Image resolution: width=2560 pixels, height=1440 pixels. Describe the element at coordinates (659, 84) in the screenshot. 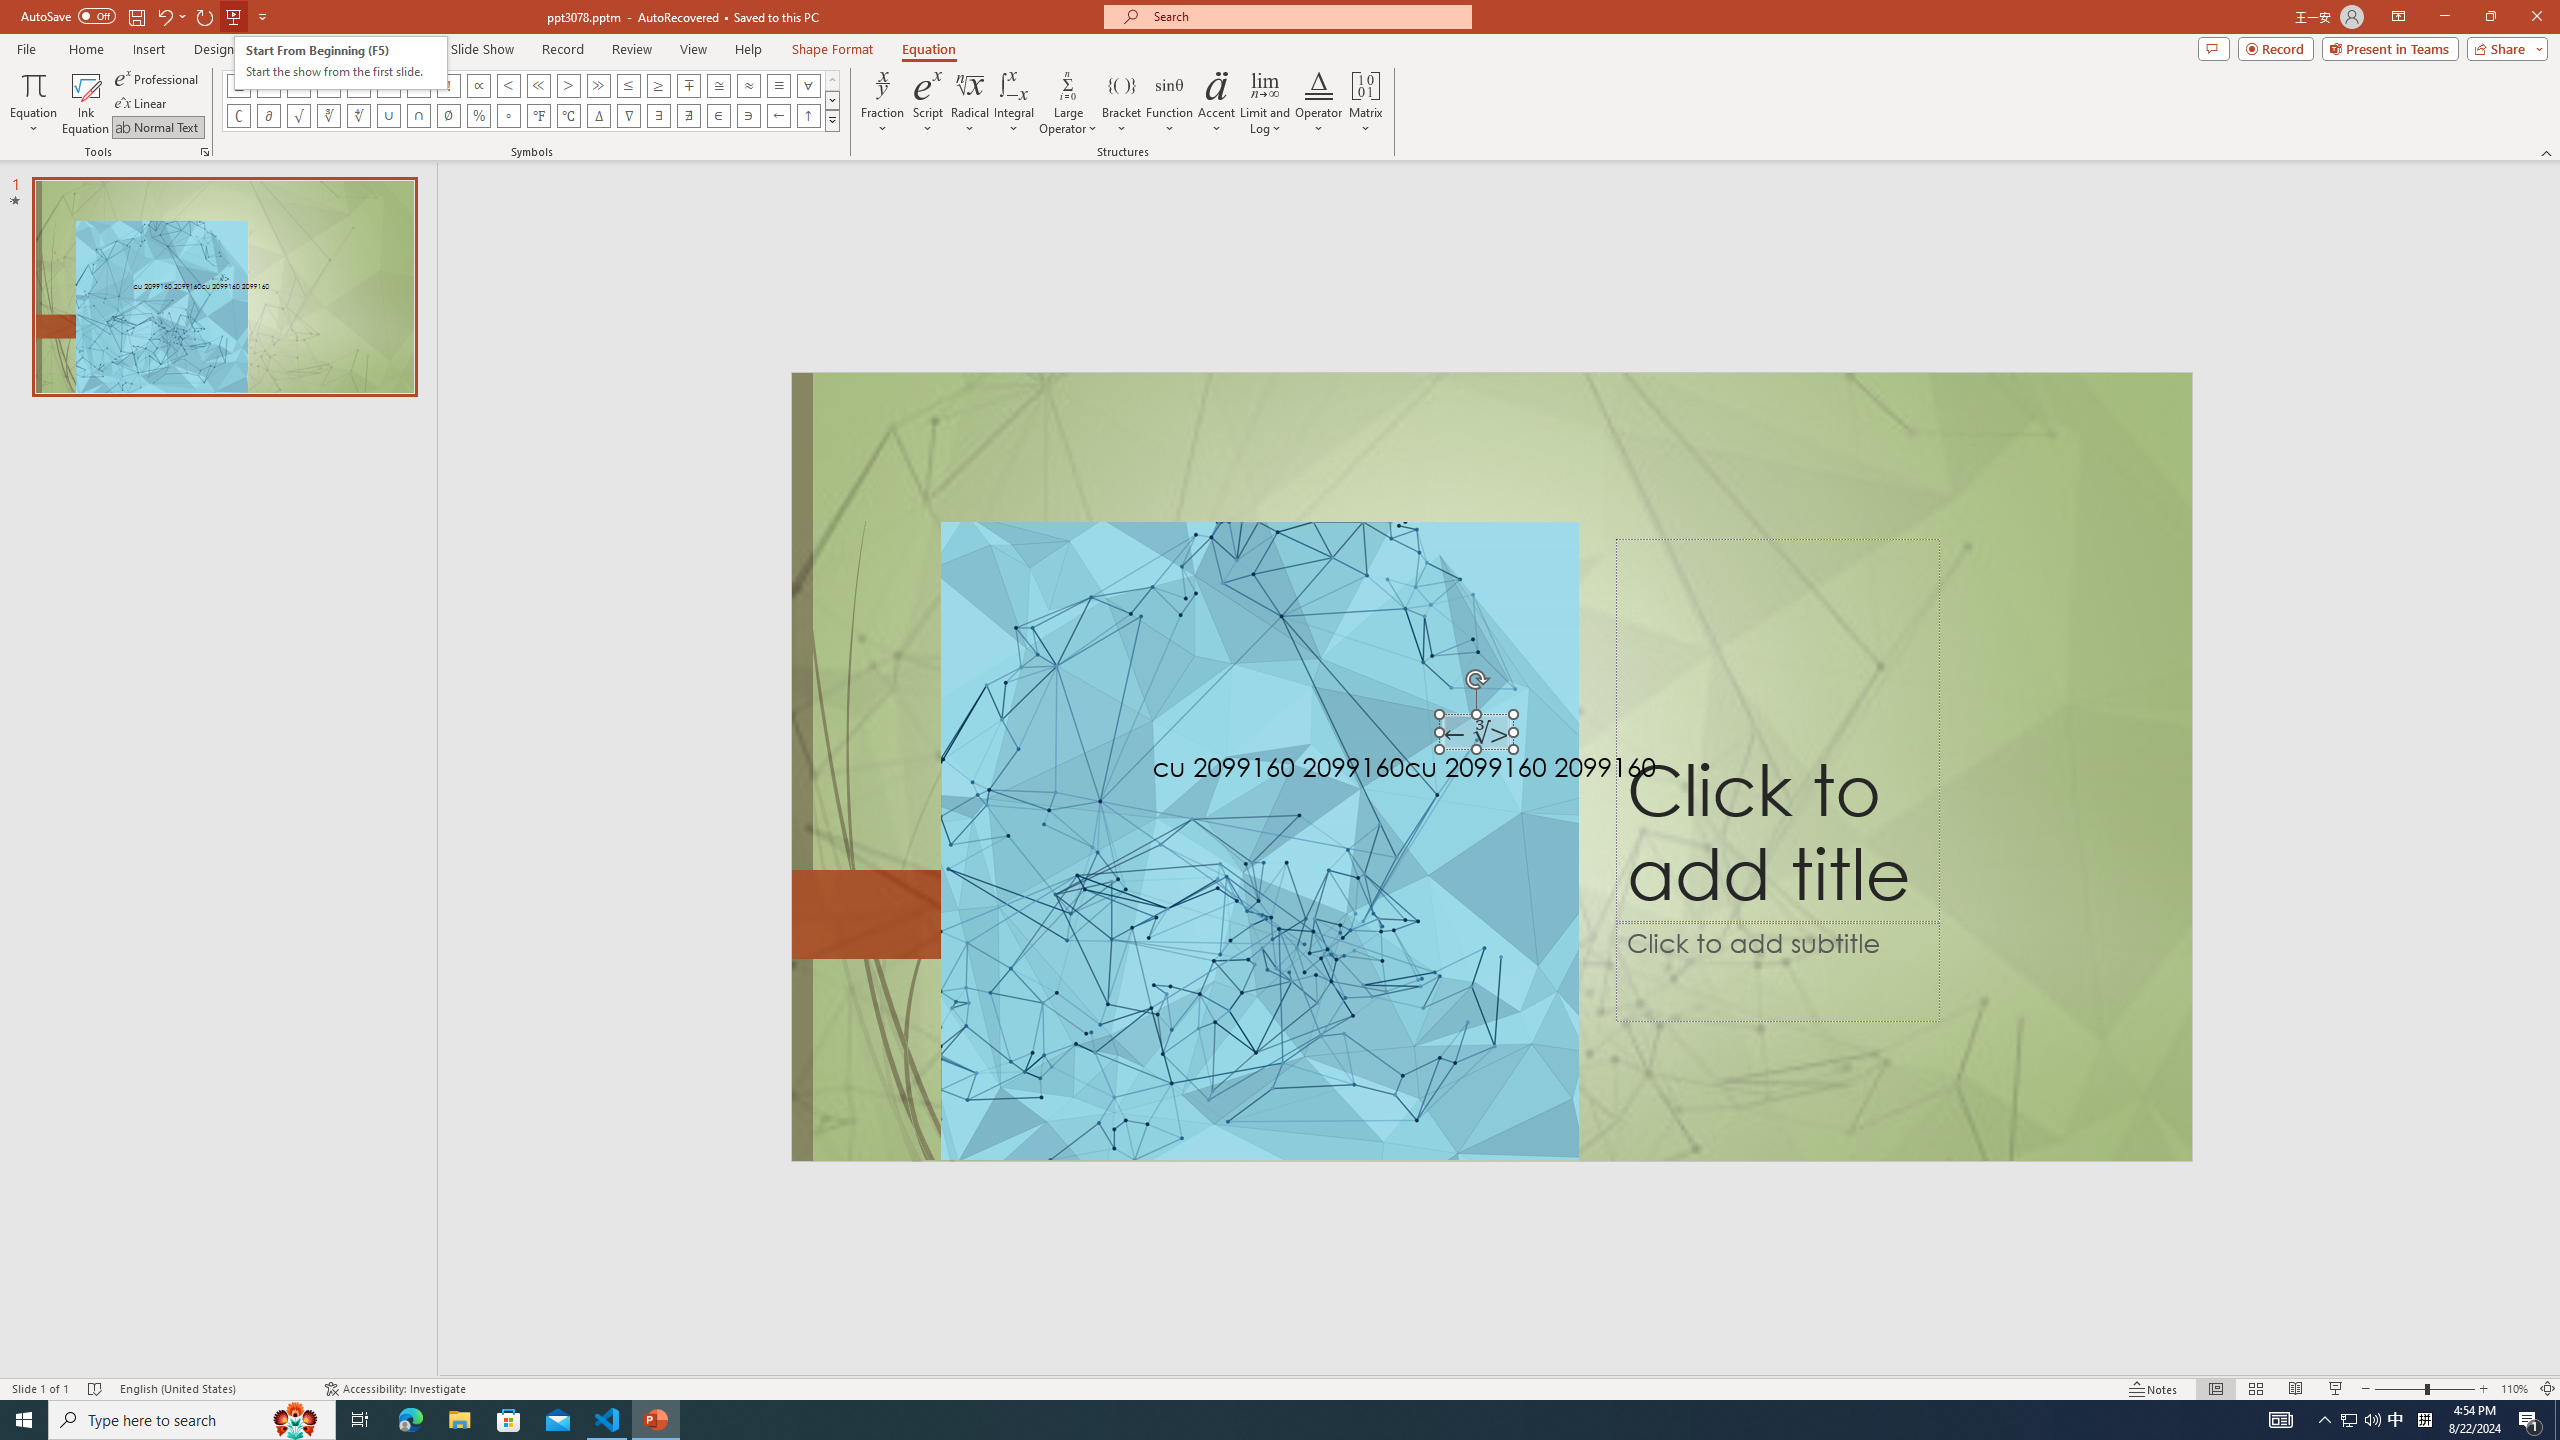

I see `'Equation Symbol Greater Than or Equal To'` at that location.